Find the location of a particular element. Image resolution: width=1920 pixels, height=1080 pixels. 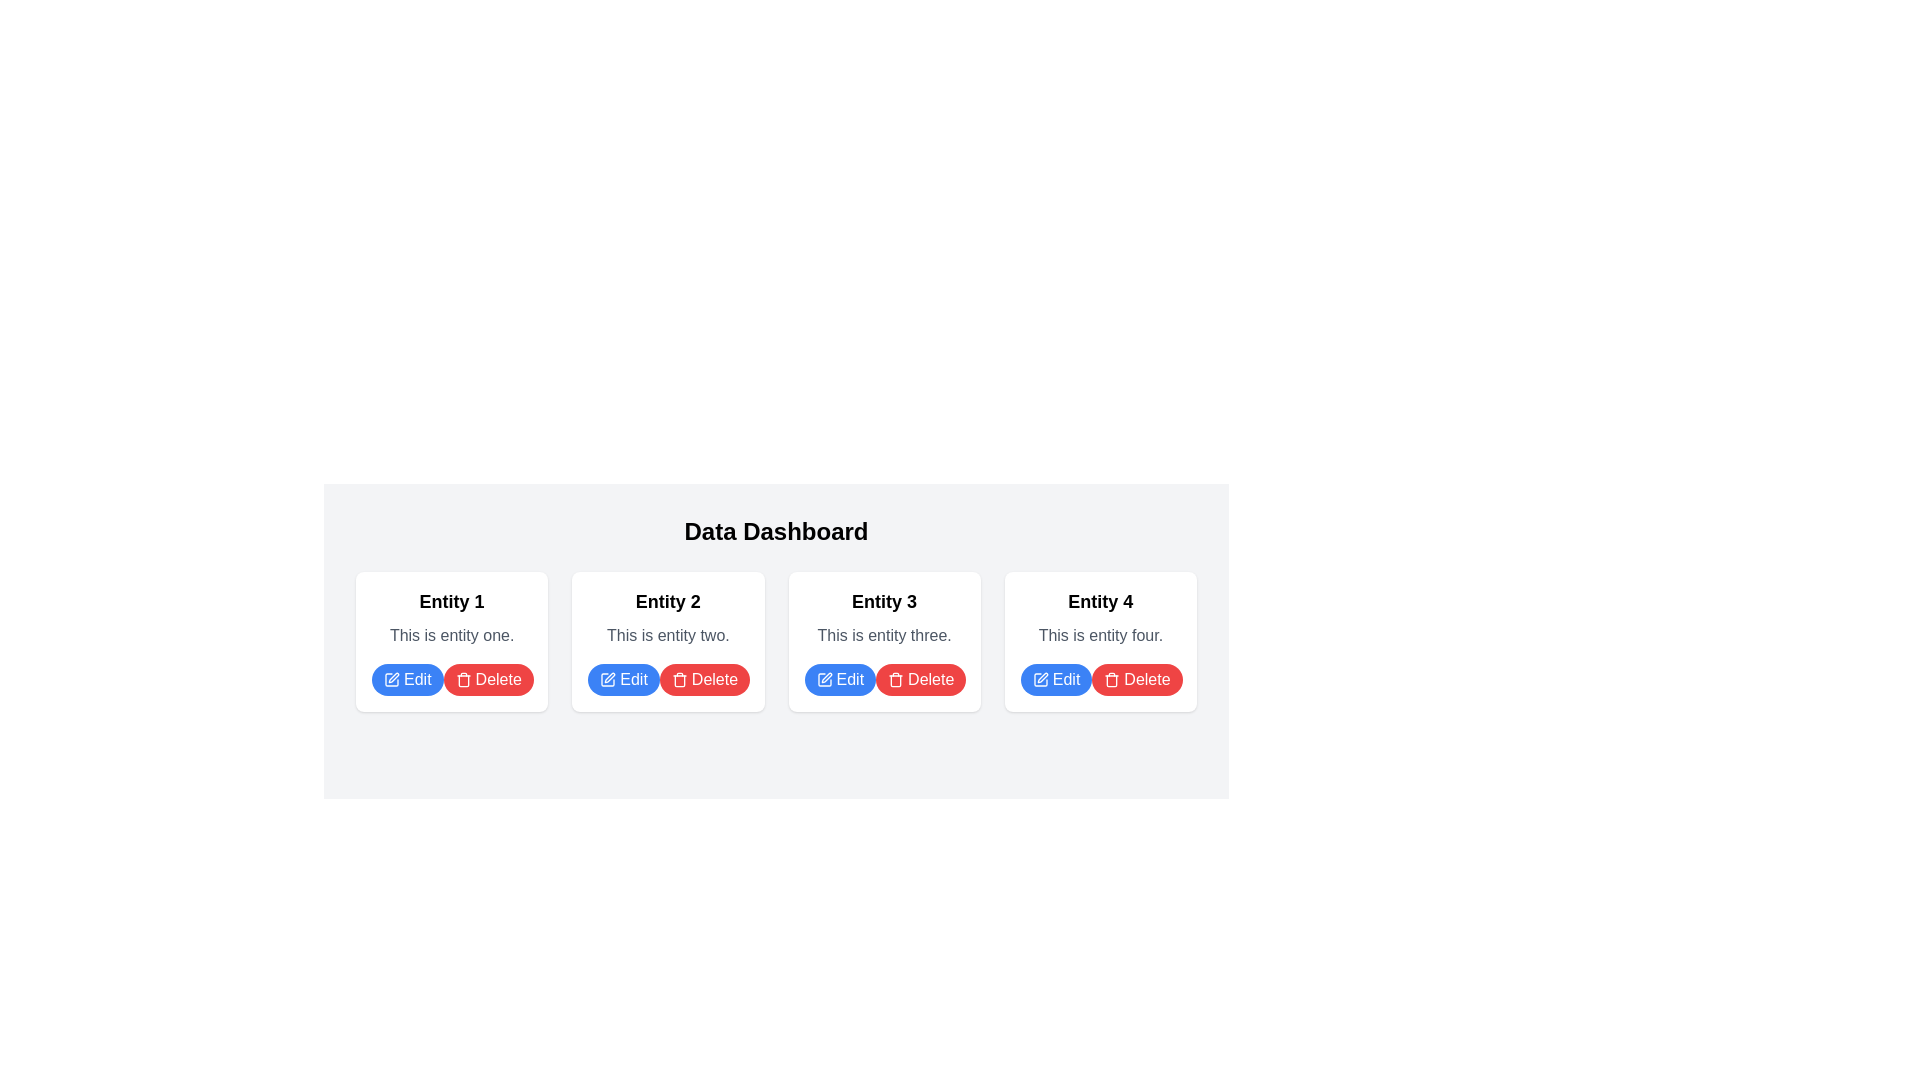

the static text label providing information about 'Entity 3', located directly below its heading in the third card of the collection is located at coordinates (883, 636).